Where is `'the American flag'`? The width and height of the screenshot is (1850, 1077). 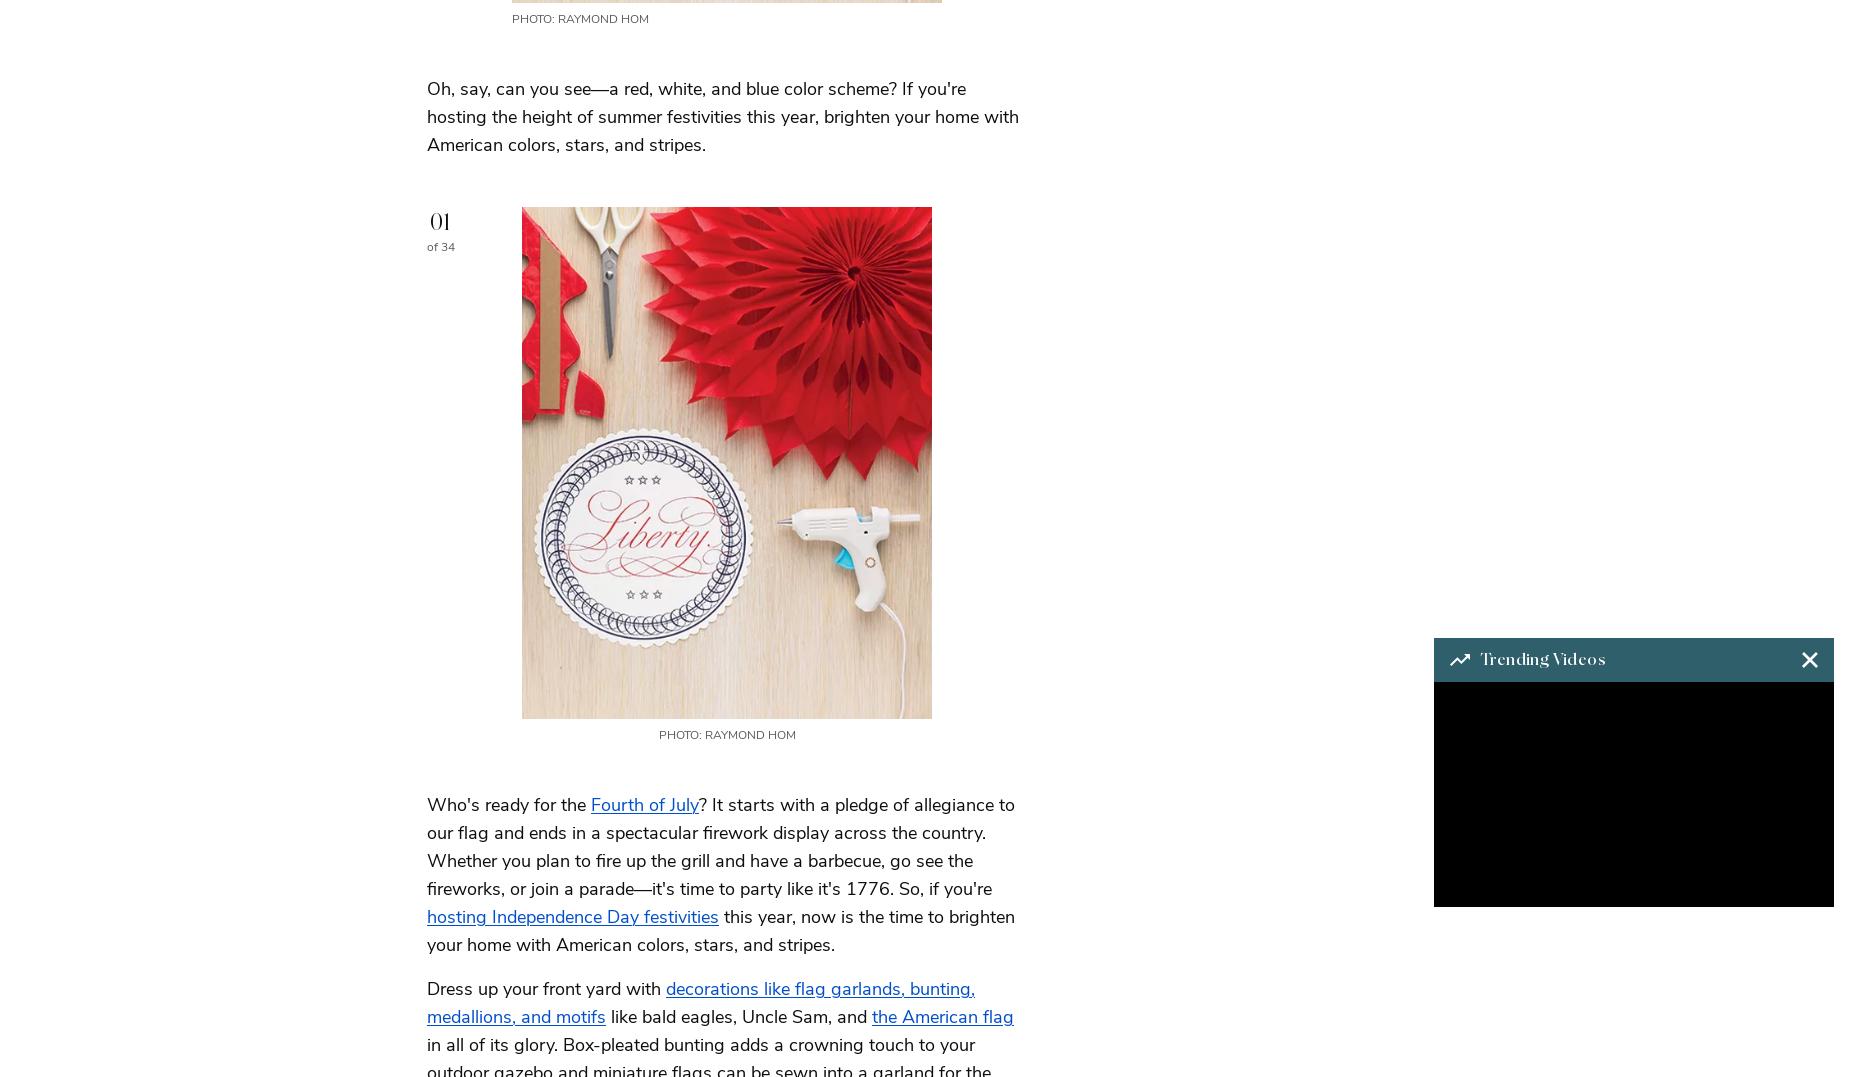
'the American flag' is located at coordinates (941, 1015).